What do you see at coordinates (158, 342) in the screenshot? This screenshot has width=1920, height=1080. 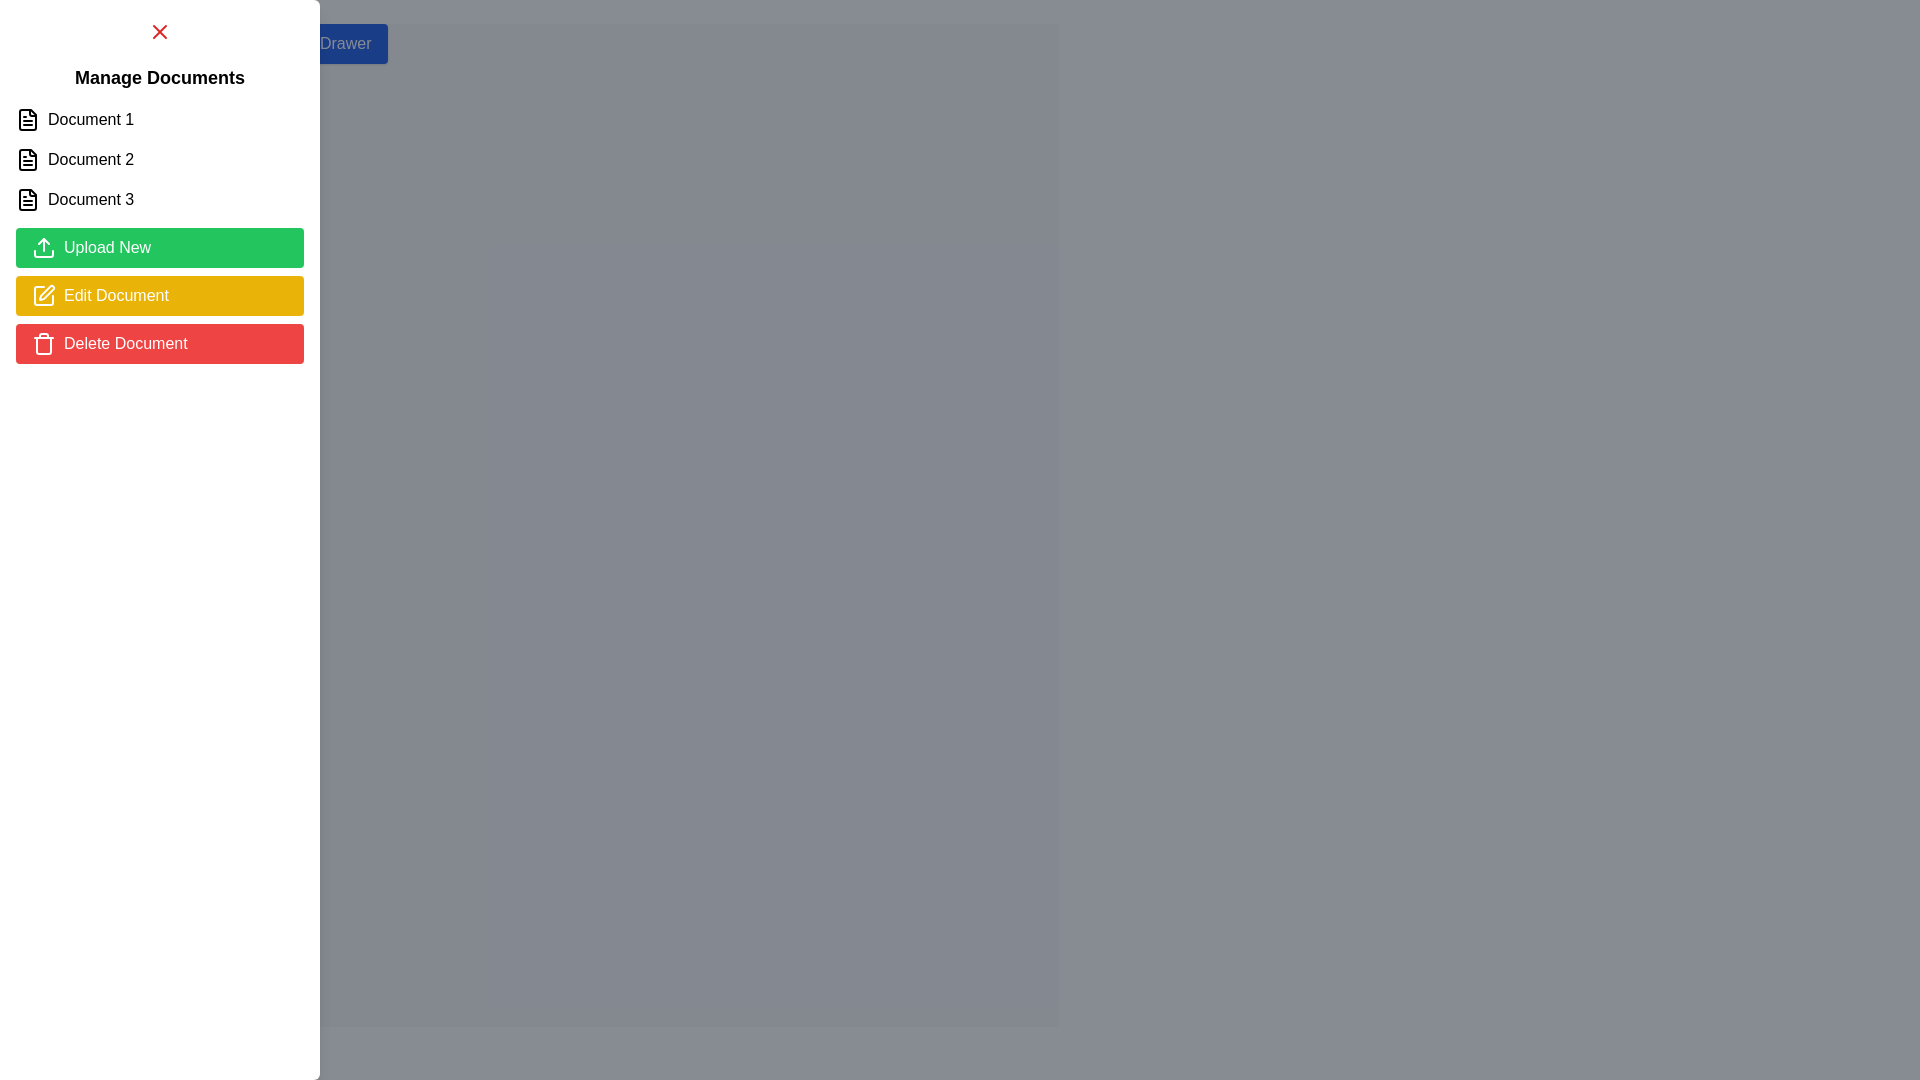 I see `the delete button located at the bottom of the 'Manage Documents' section` at bounding box center [158, 342].